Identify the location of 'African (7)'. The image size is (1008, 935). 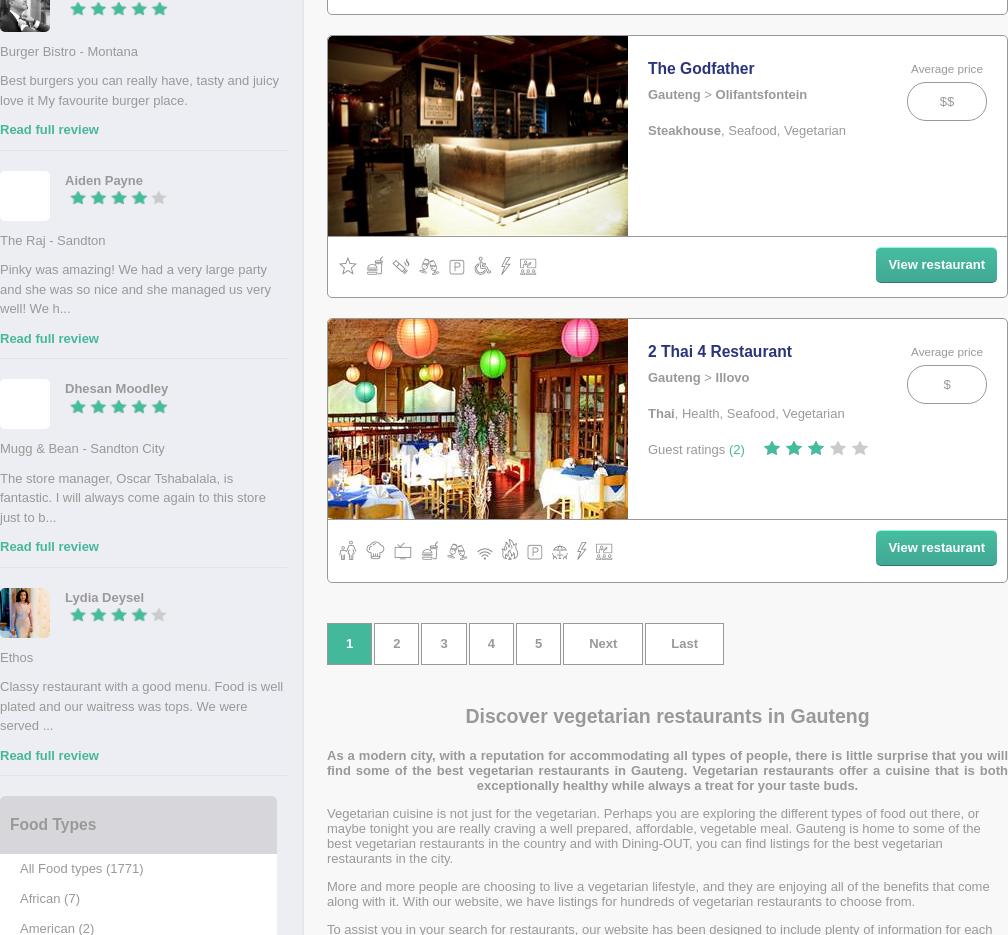
(19, 898).